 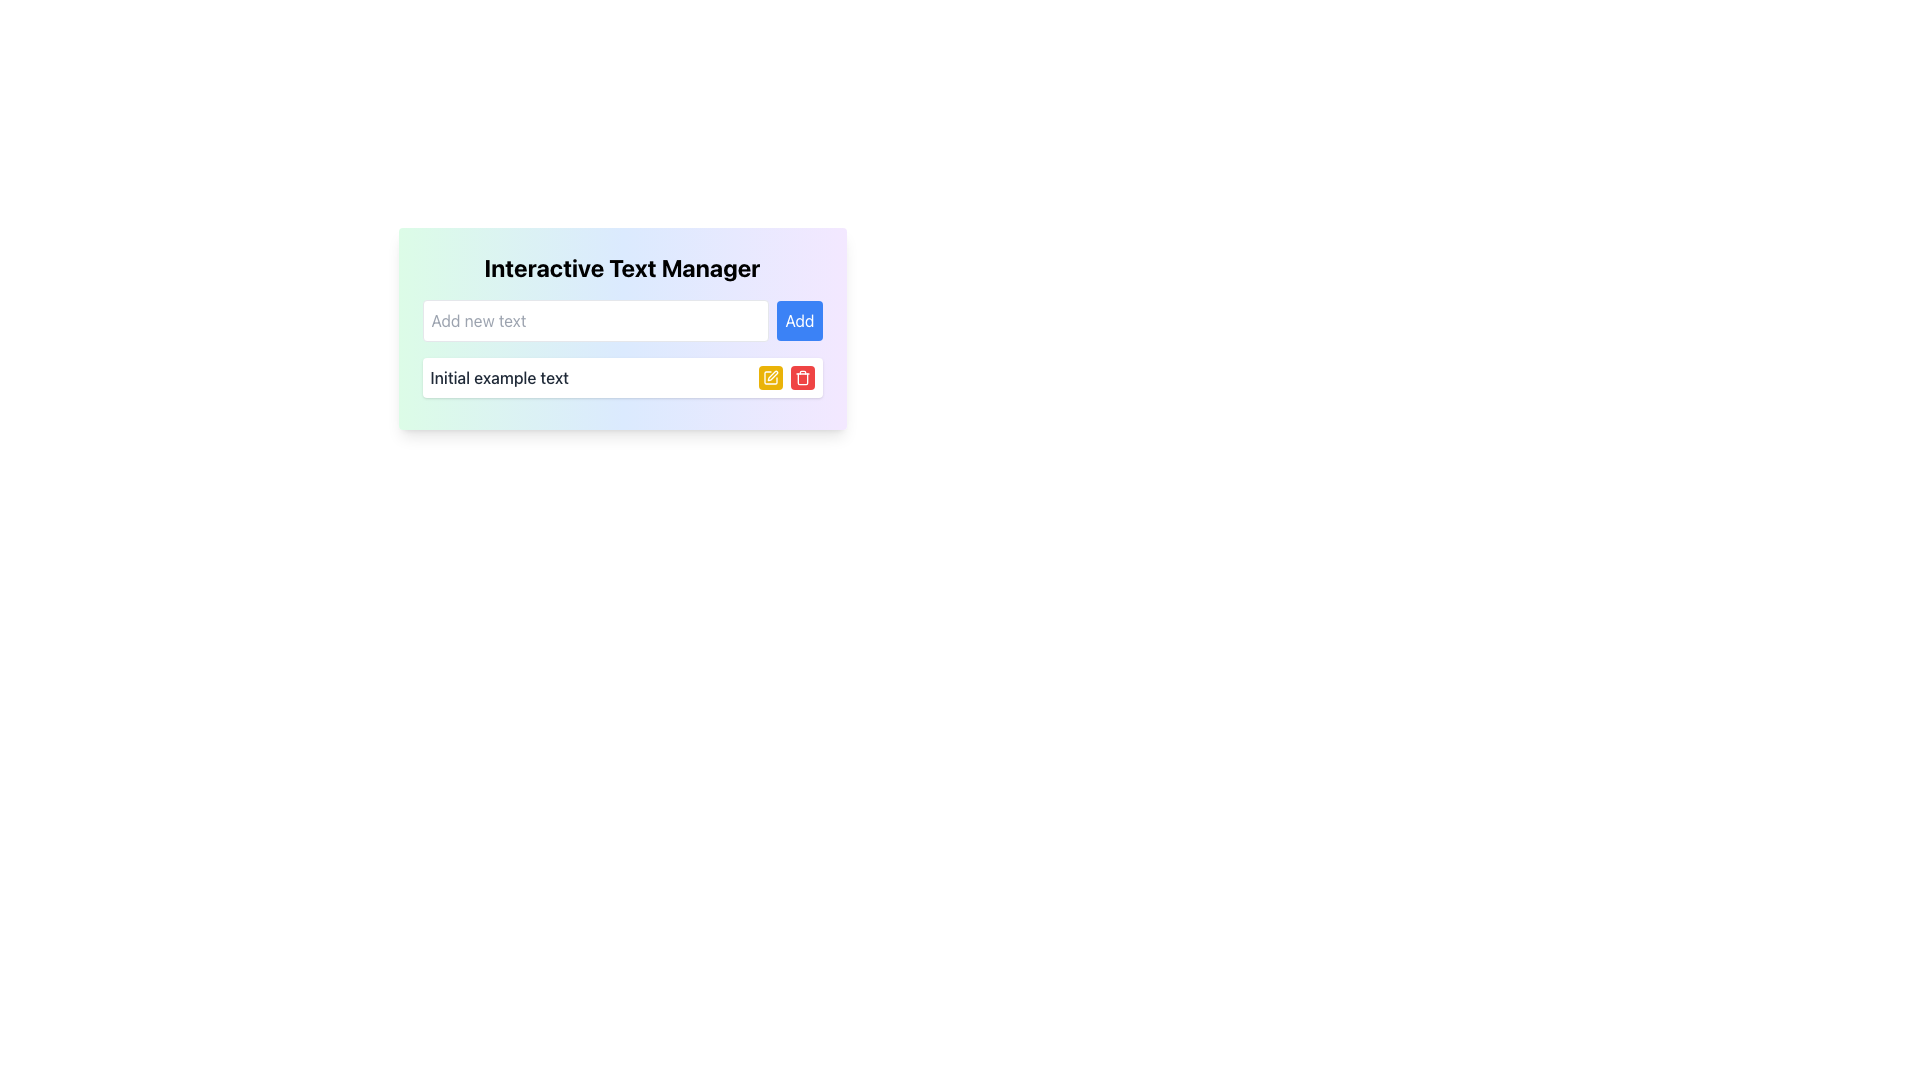 I want to click on the red rectangular button with a trash icon located at the rightmost end of the button stack, so click(x=785, y=378).